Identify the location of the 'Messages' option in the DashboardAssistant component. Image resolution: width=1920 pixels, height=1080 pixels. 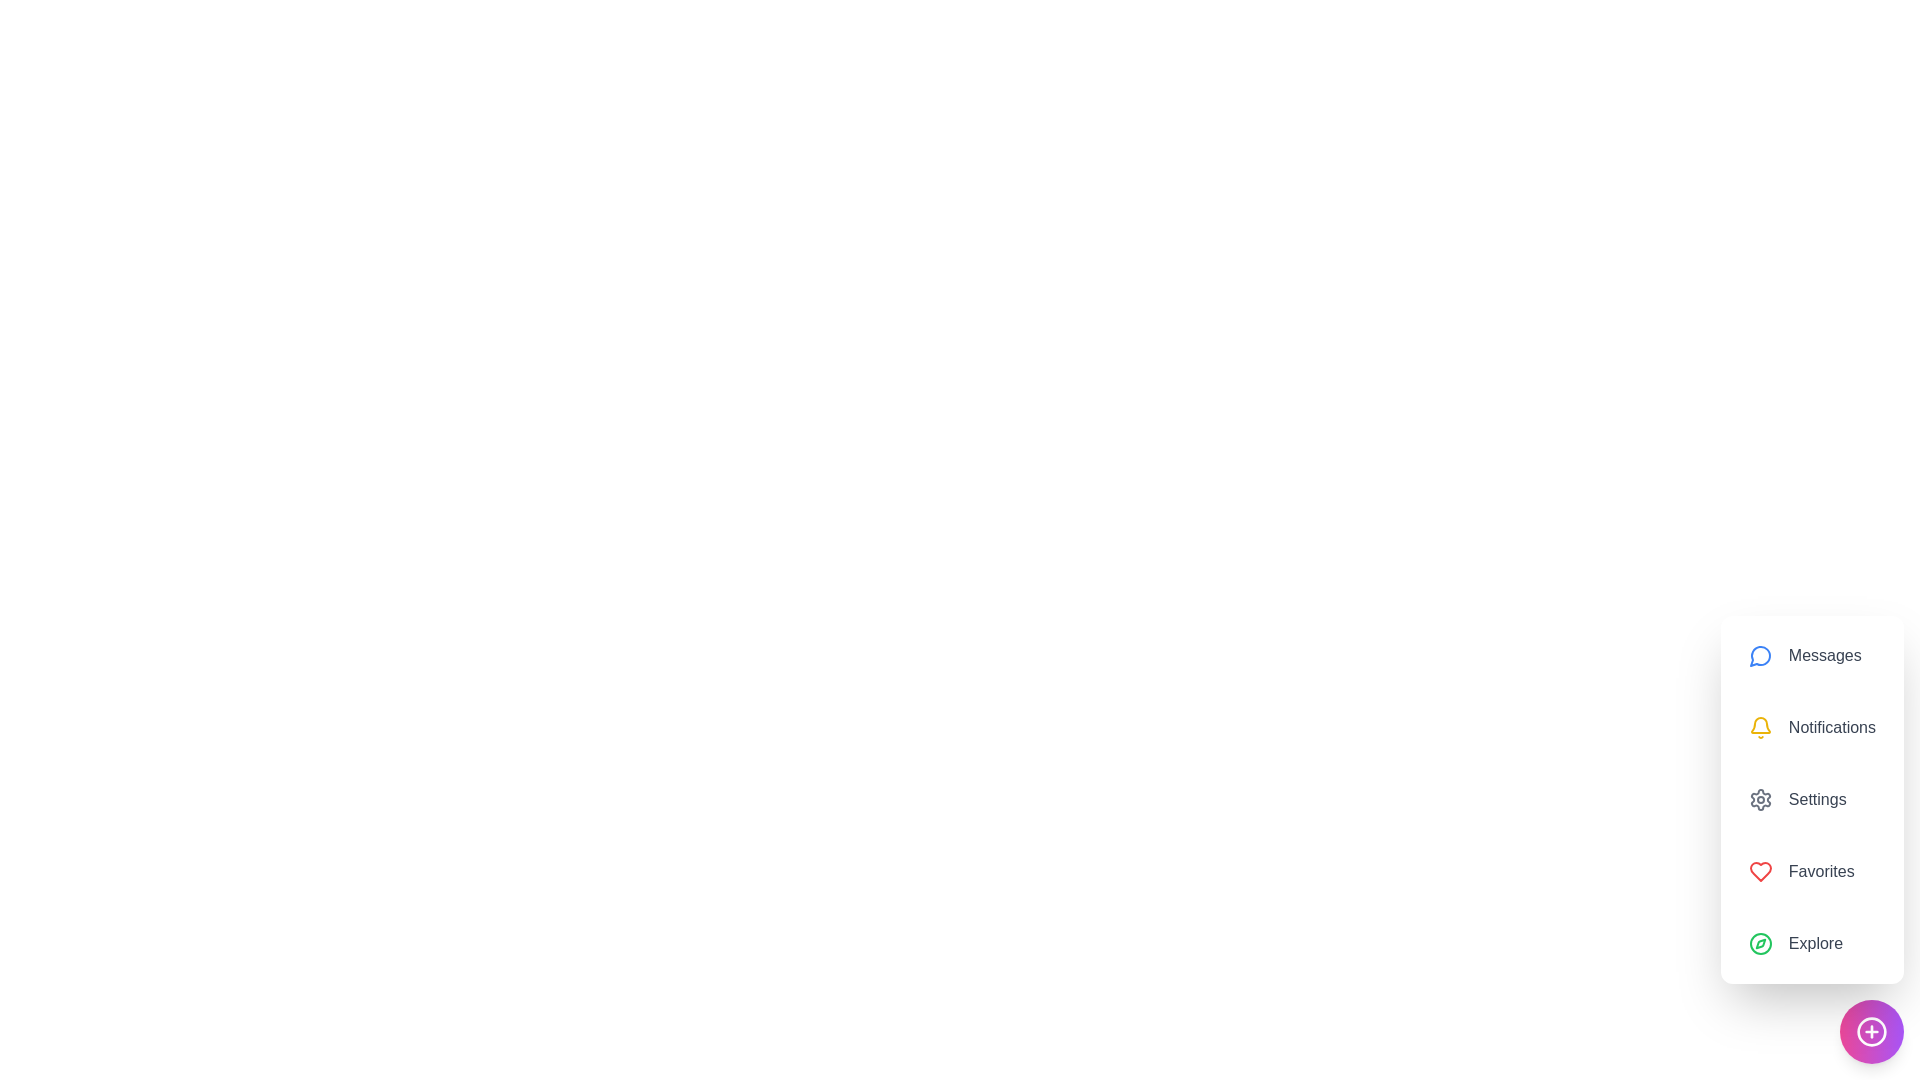
(1811, 655).